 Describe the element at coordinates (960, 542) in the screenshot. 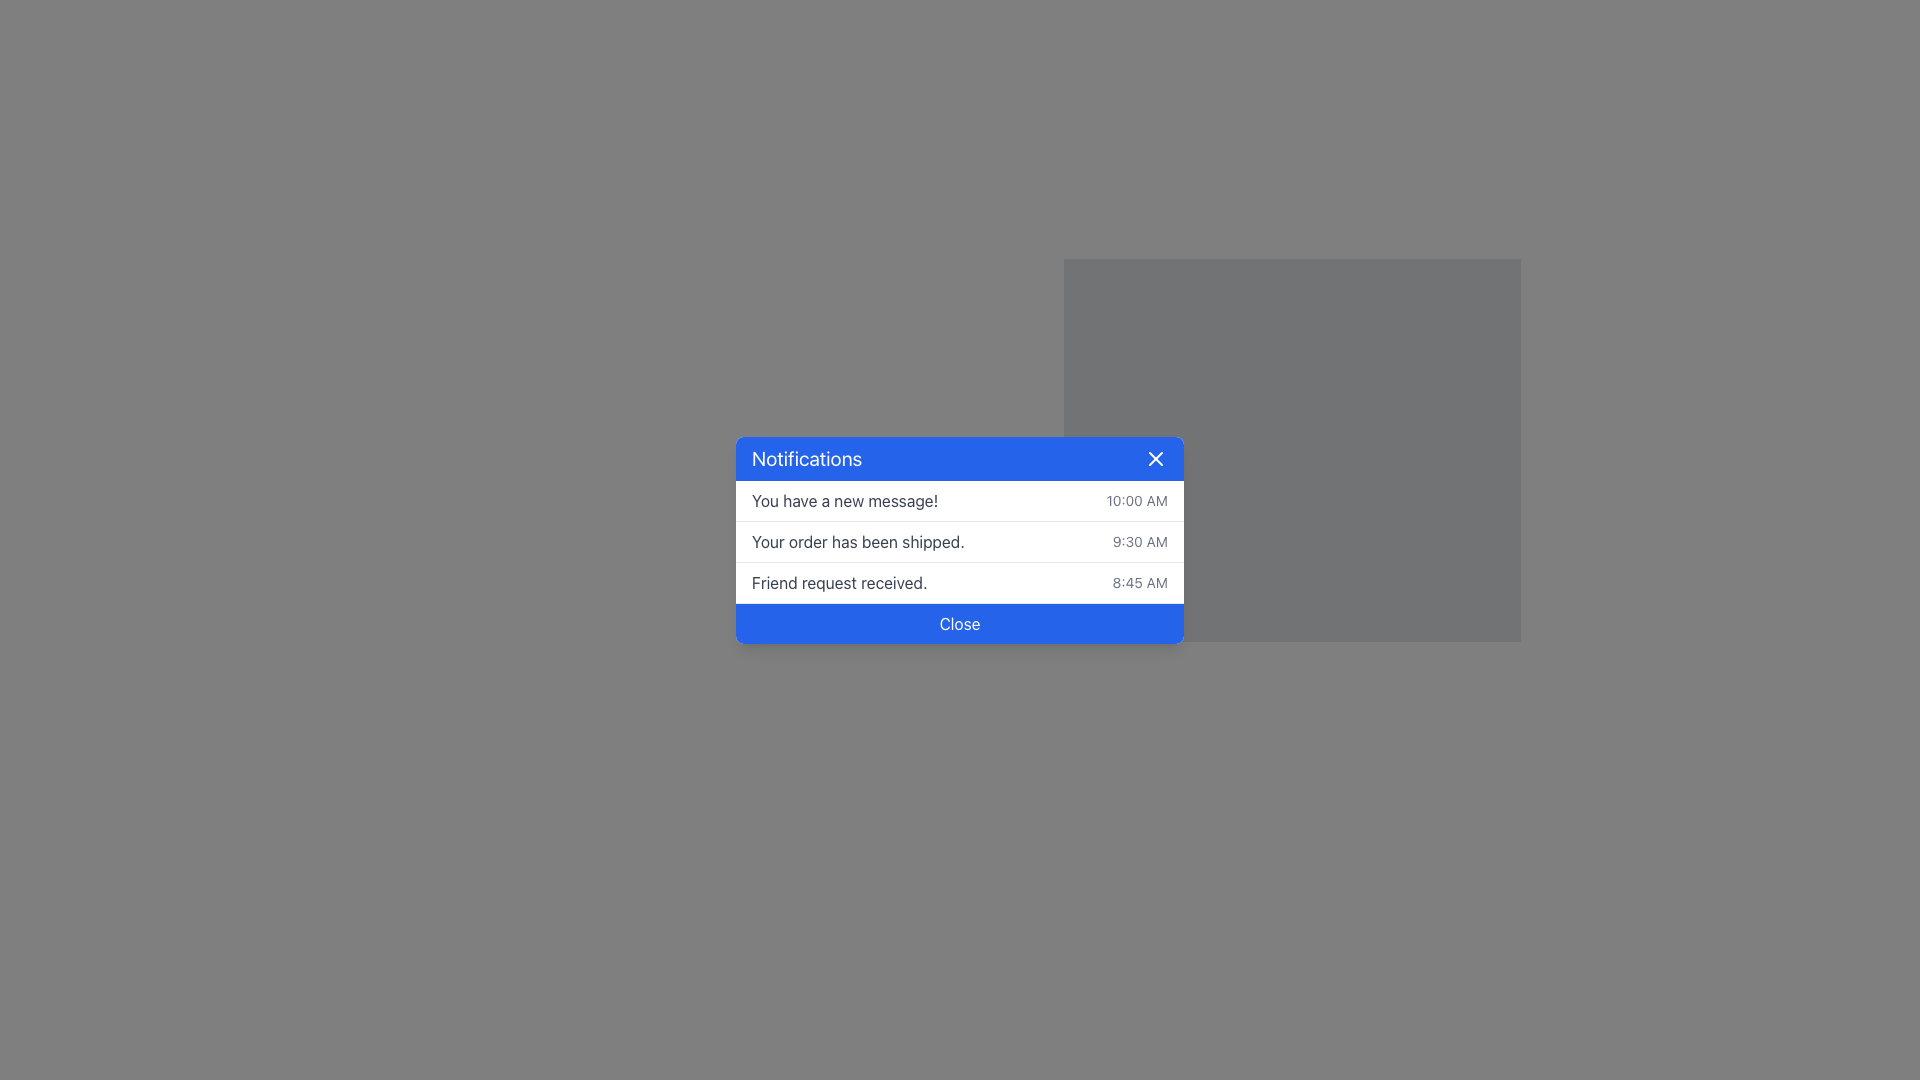

I see `the second notification in the 'Notifications' list` at that location.